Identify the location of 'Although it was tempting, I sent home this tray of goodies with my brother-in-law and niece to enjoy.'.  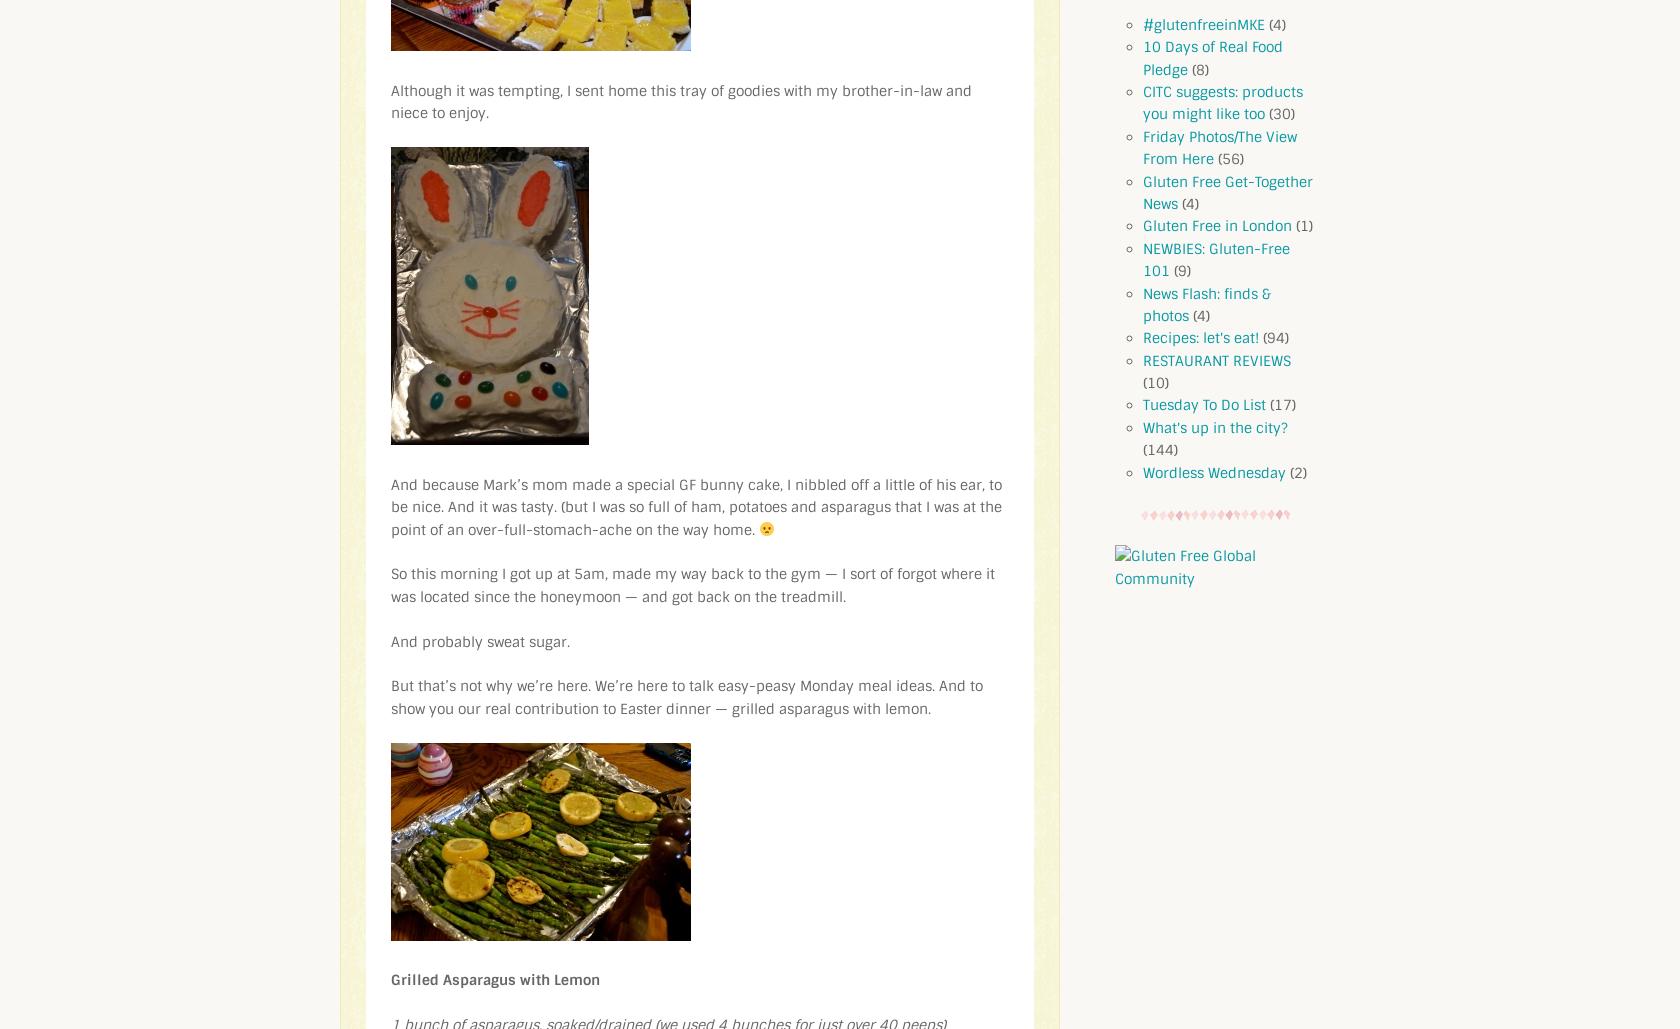
(681, 100).